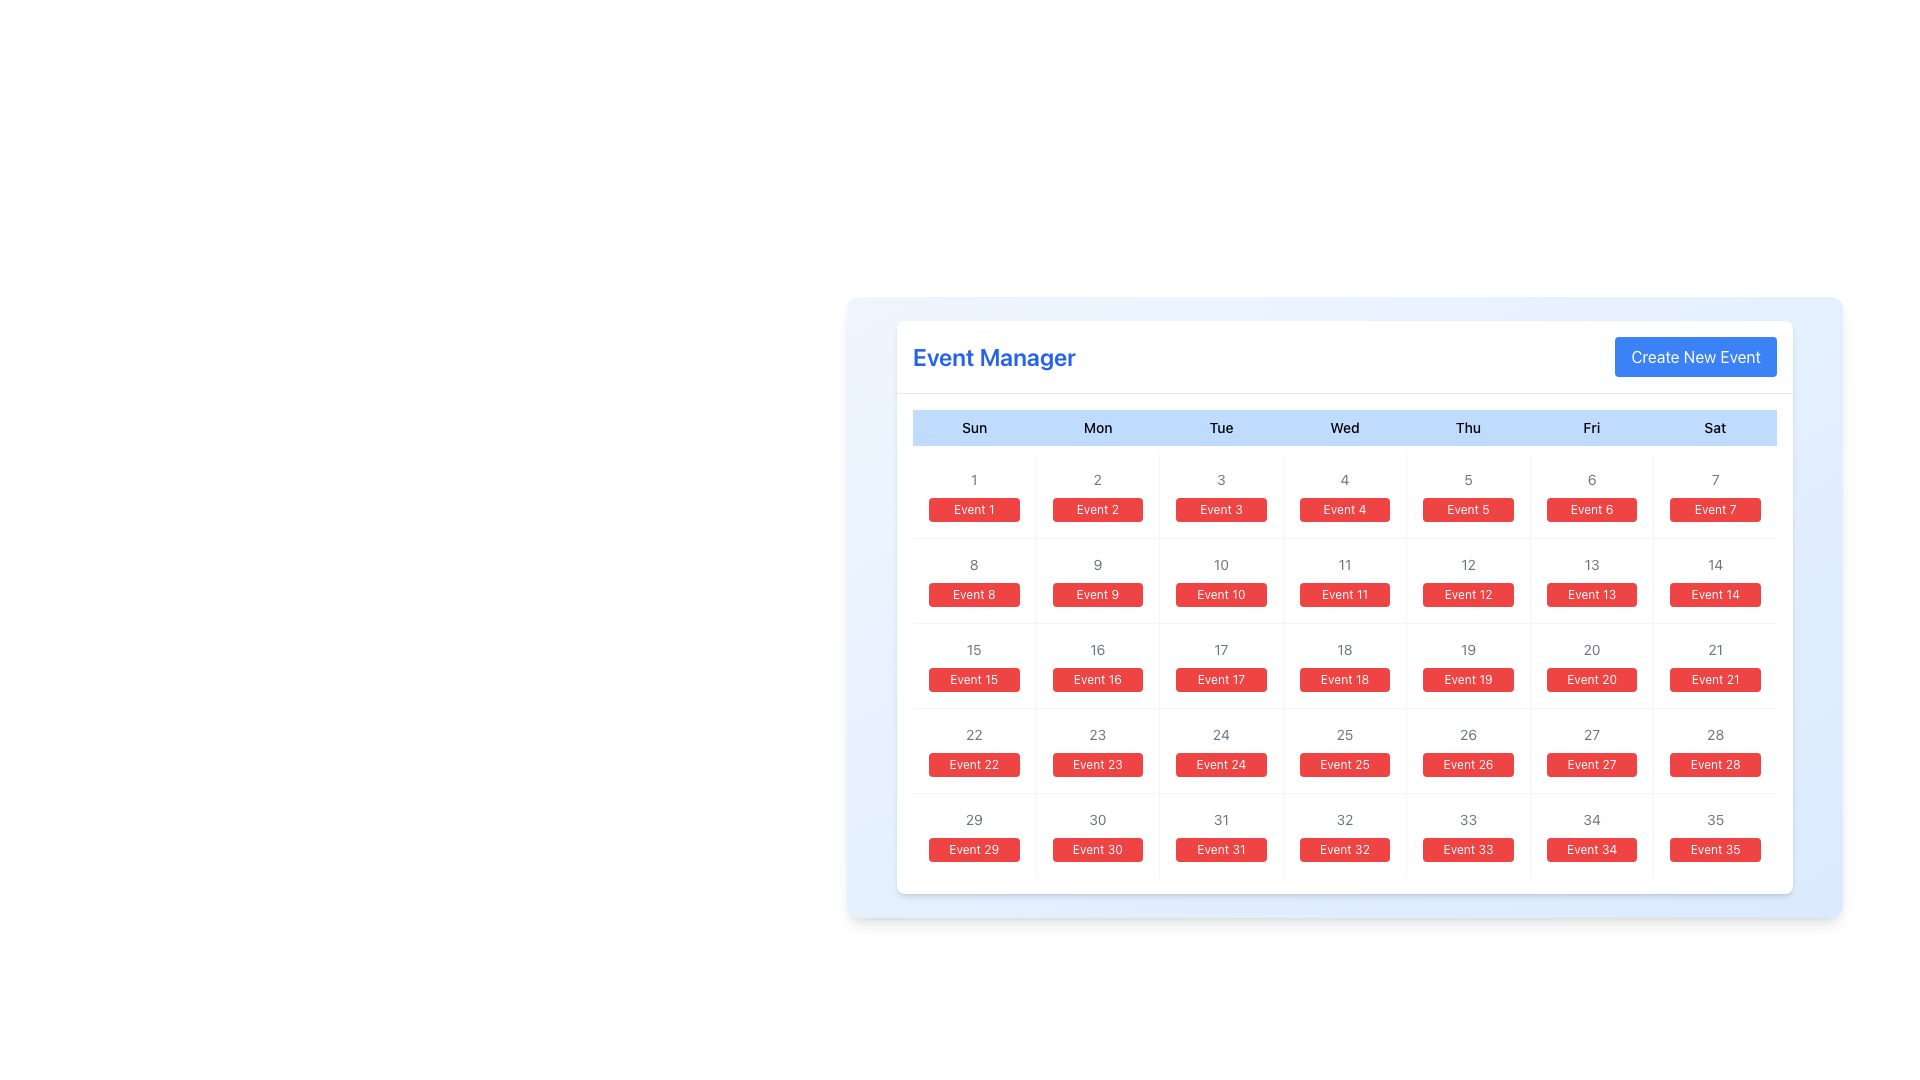  Describe the element at coordinates (1096, 666) in the screenshot. I see `the button representing the event tied to the date 16 in the calendar, located under the 'Mon' column, third row` at that location.